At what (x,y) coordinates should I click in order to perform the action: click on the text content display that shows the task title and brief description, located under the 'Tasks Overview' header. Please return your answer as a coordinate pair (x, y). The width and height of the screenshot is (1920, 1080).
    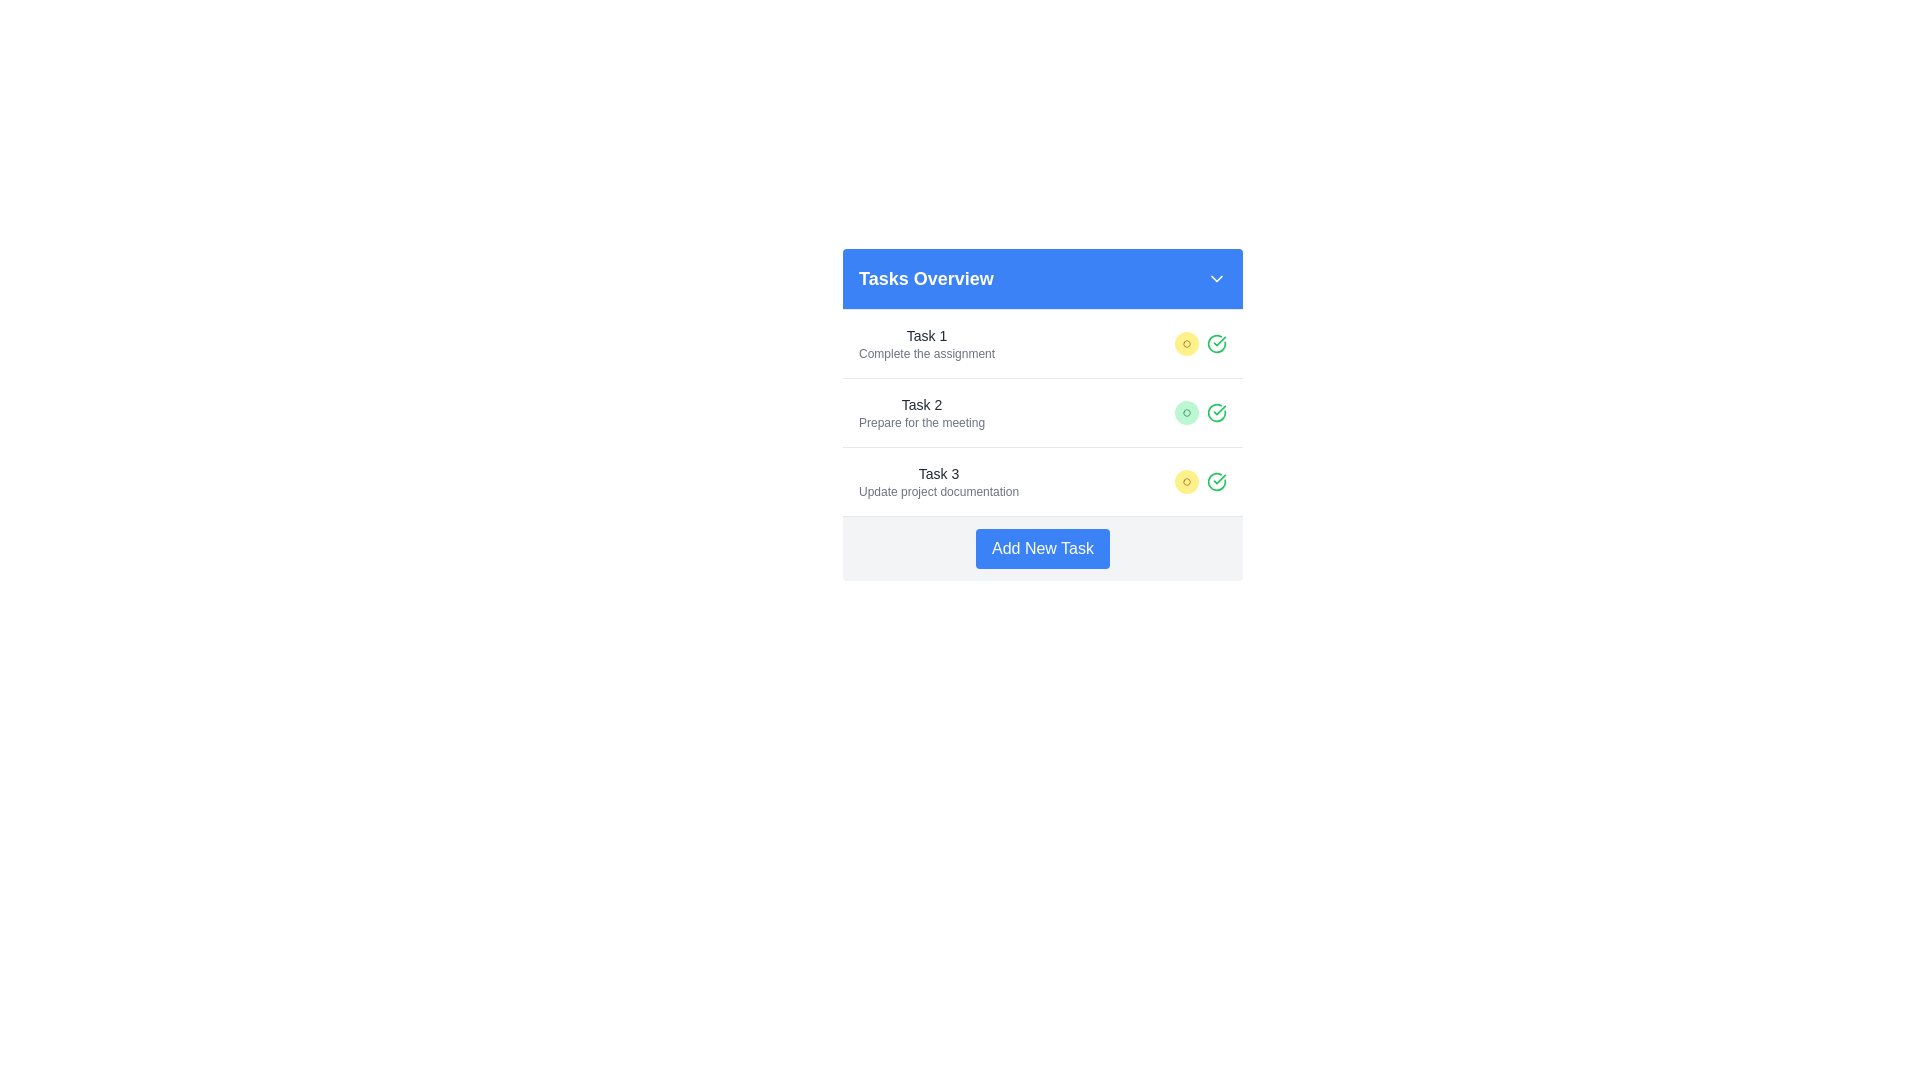
    Looking at the image, I should click on (925, 342).